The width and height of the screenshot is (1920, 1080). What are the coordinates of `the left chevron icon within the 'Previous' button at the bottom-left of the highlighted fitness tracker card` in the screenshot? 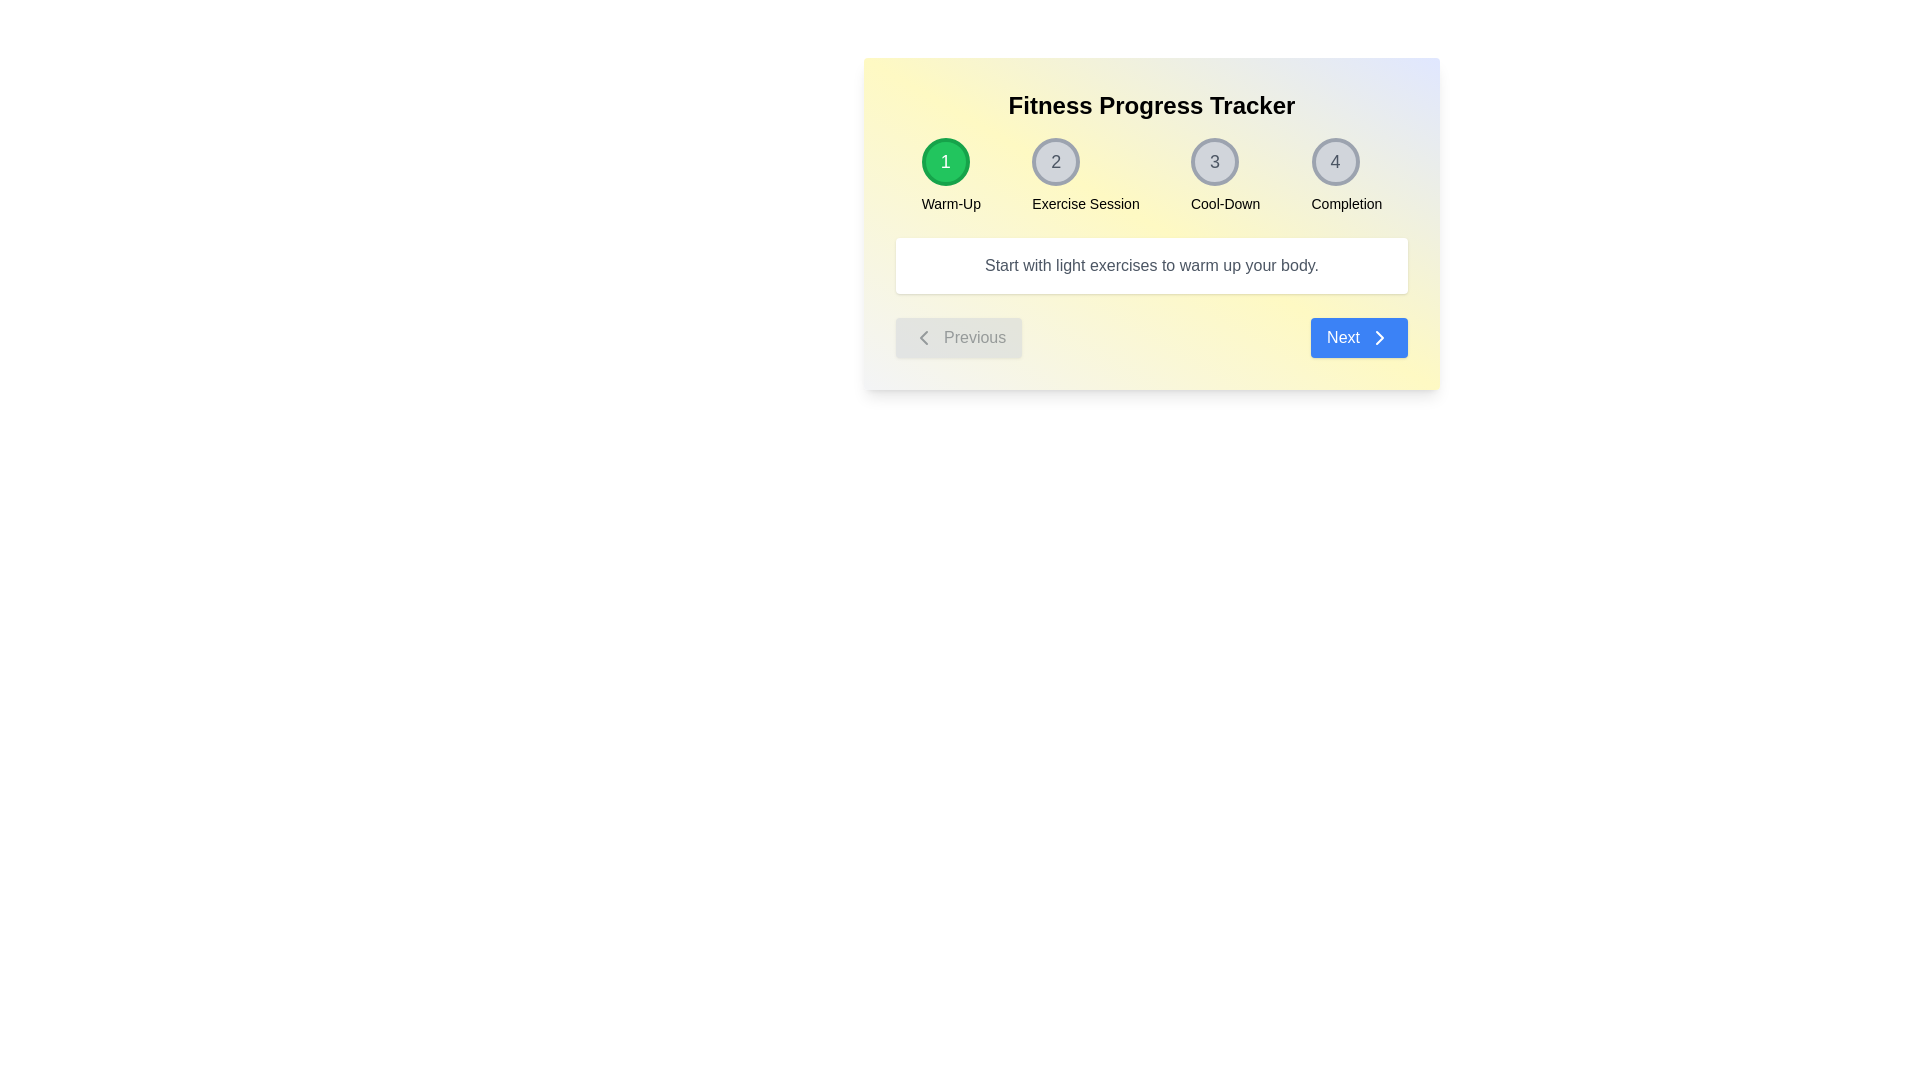 It's located at (923, 337).